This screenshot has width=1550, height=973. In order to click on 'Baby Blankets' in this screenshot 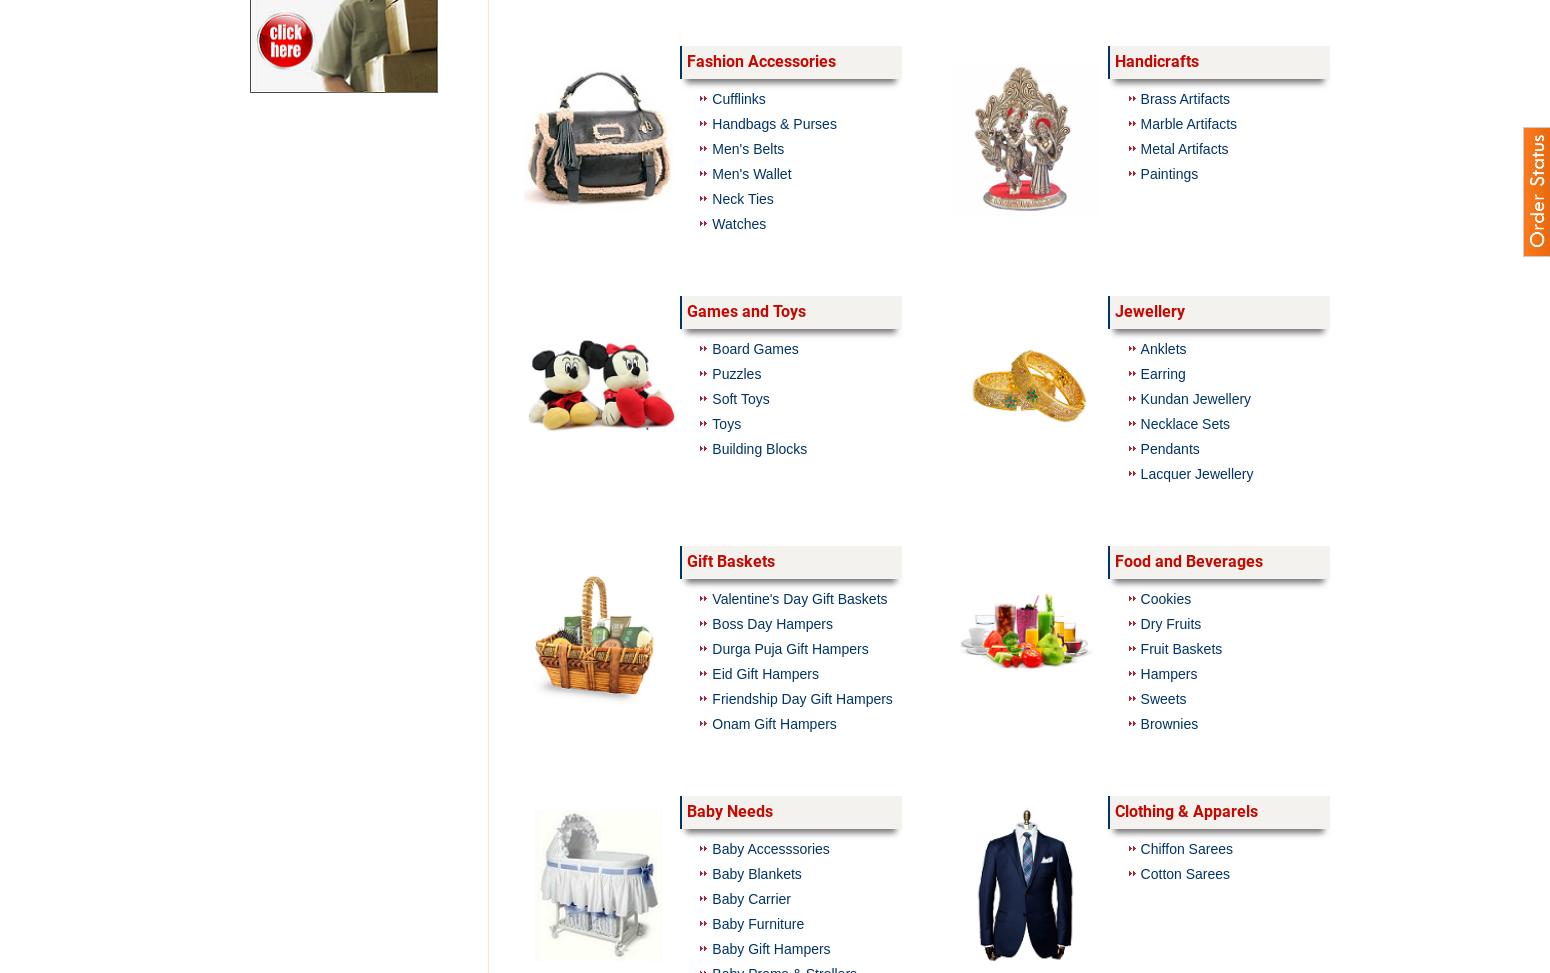, I will do `click(756, 874)`.